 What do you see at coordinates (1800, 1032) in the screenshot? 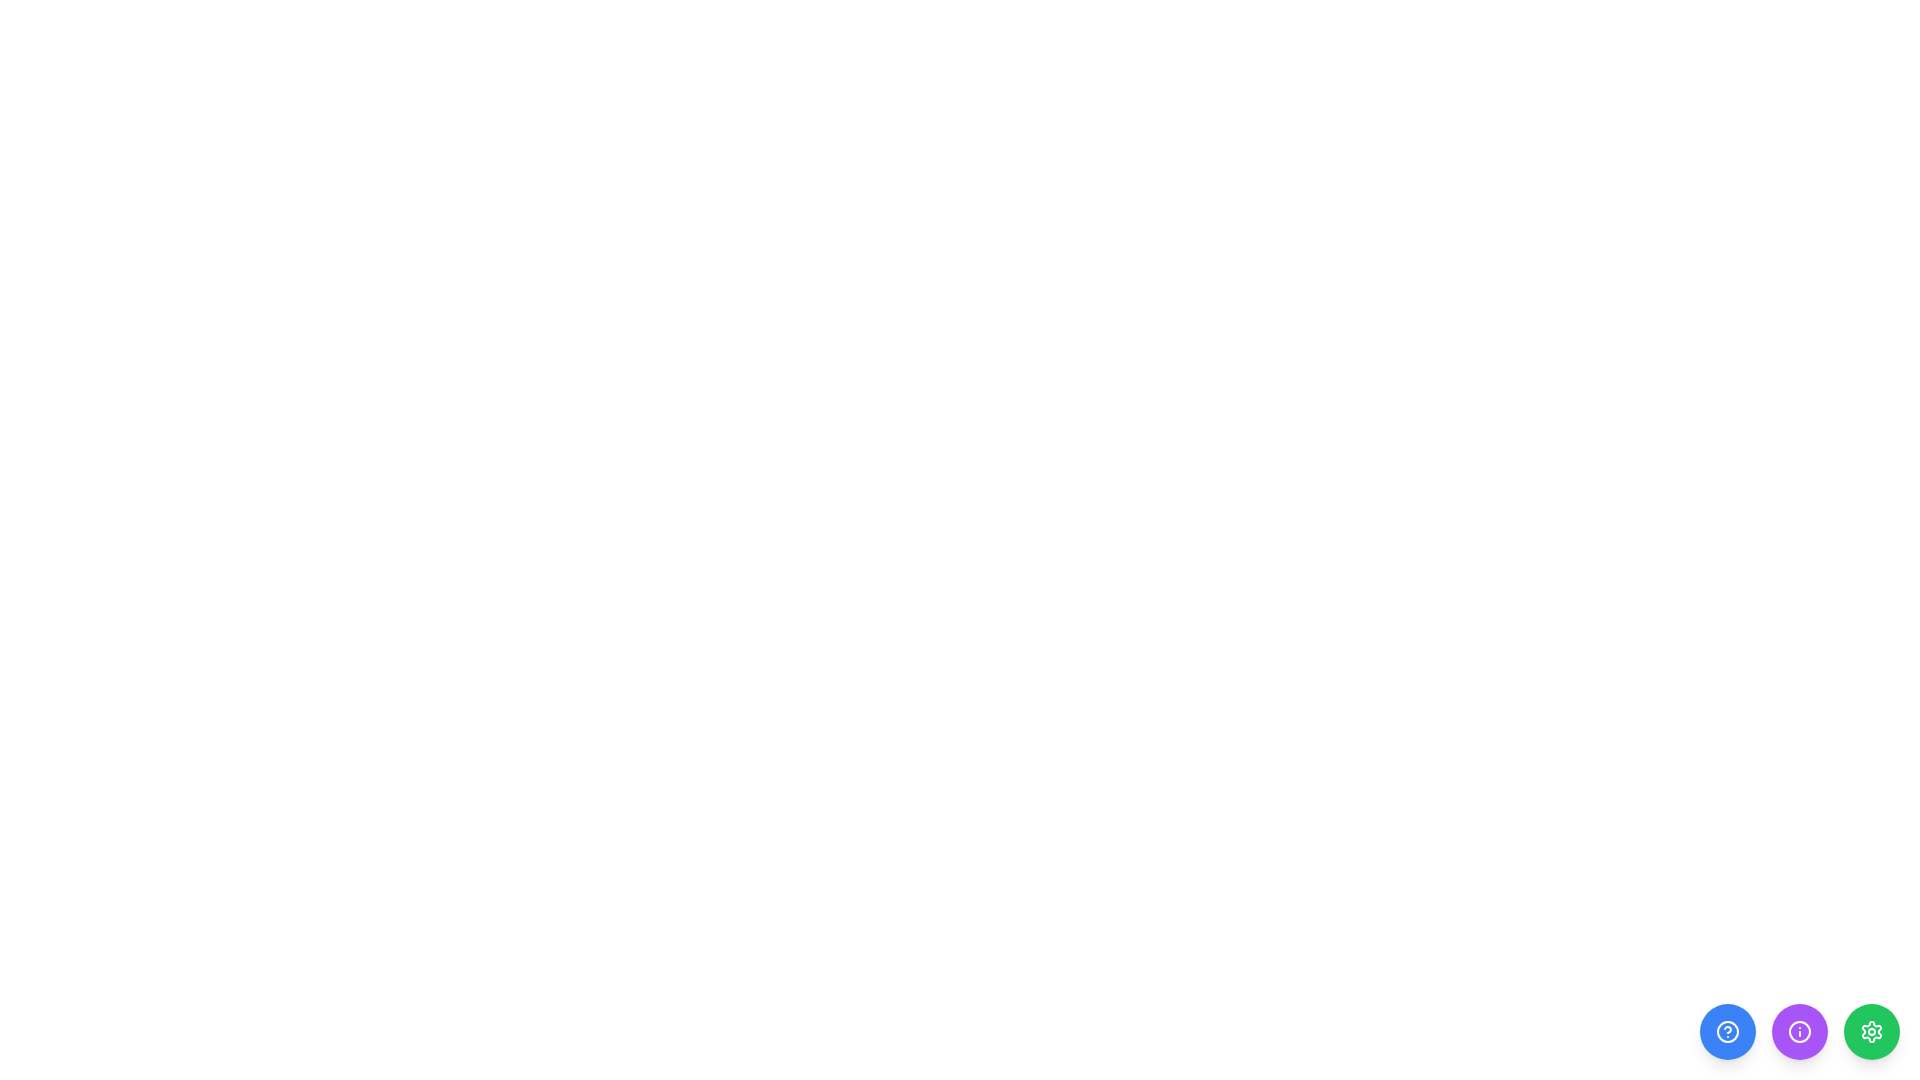
I see `the purple circular icon button with an 'info' symbol to observe its hover effects` at bounding box center [1800, 1032].